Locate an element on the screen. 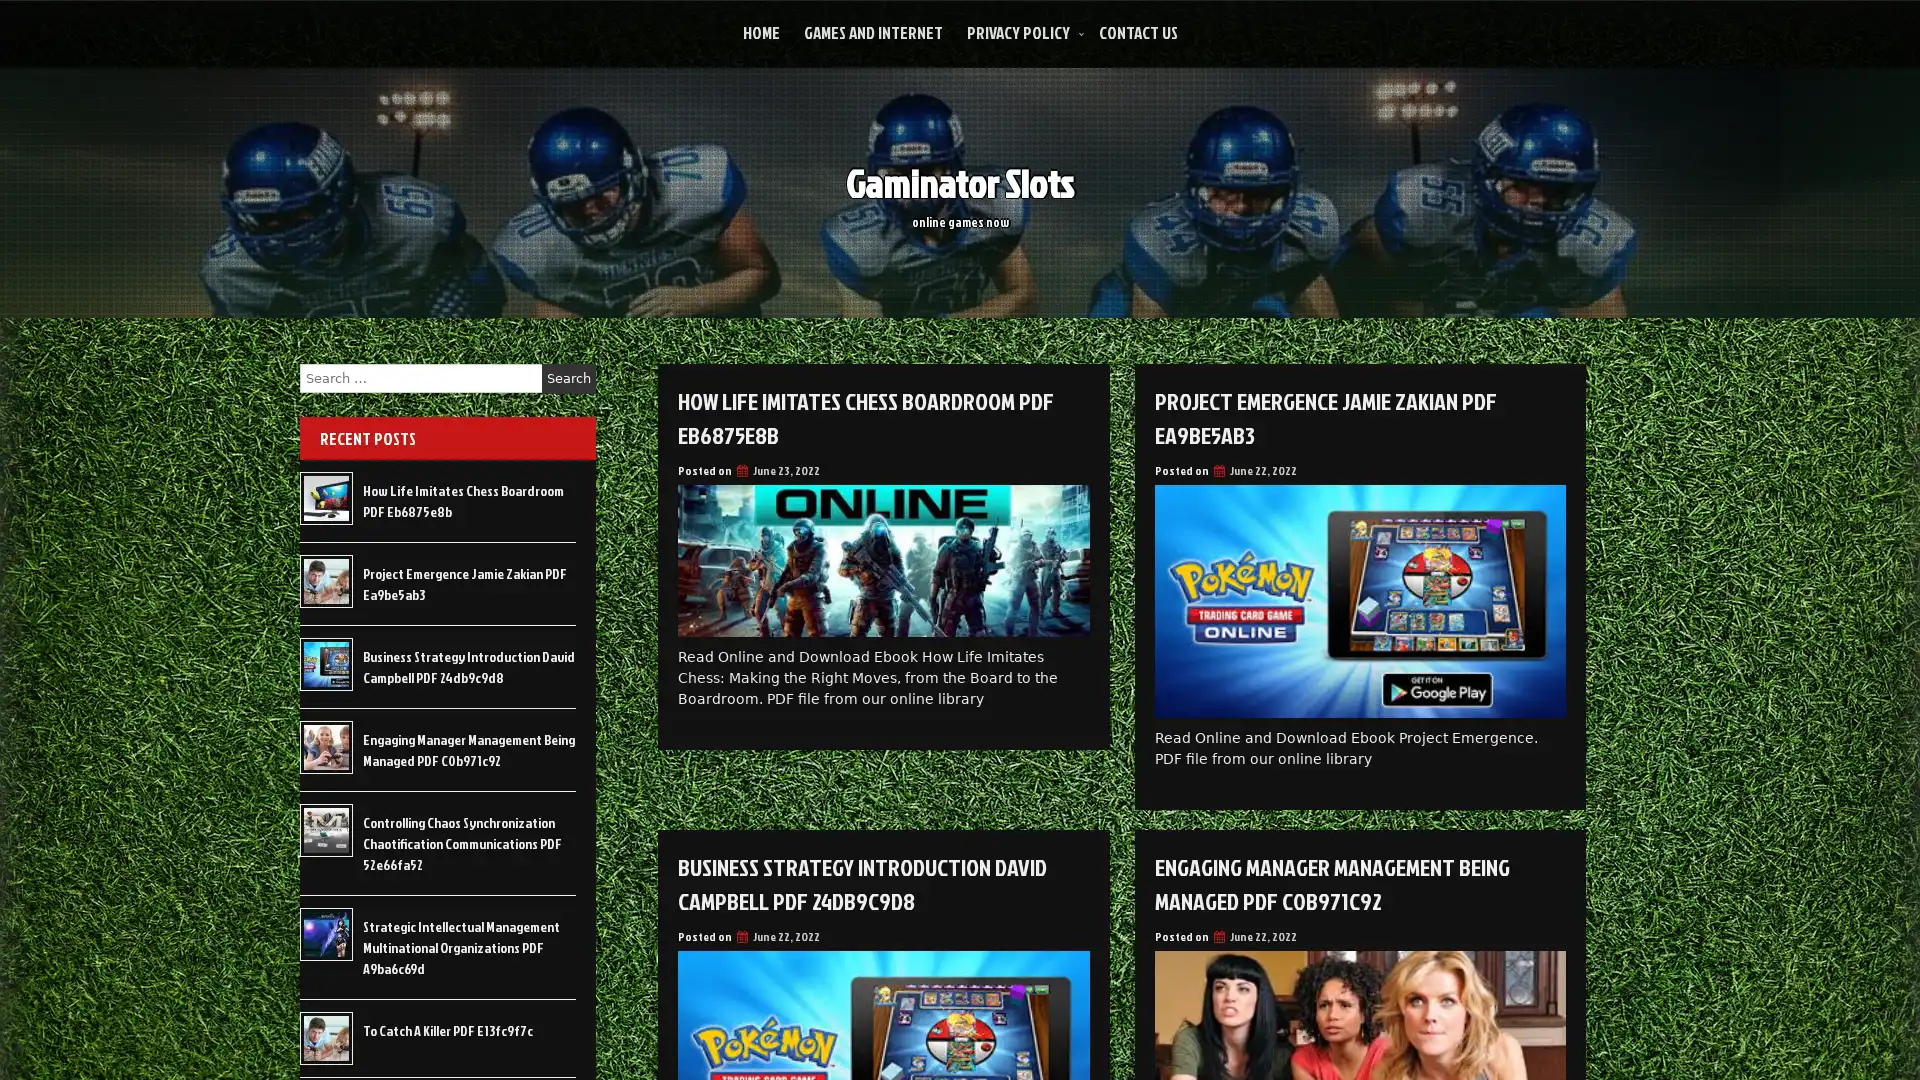 The width and height of the screenshot is (1920, 1080). Search is located at coordinates (568, 378).